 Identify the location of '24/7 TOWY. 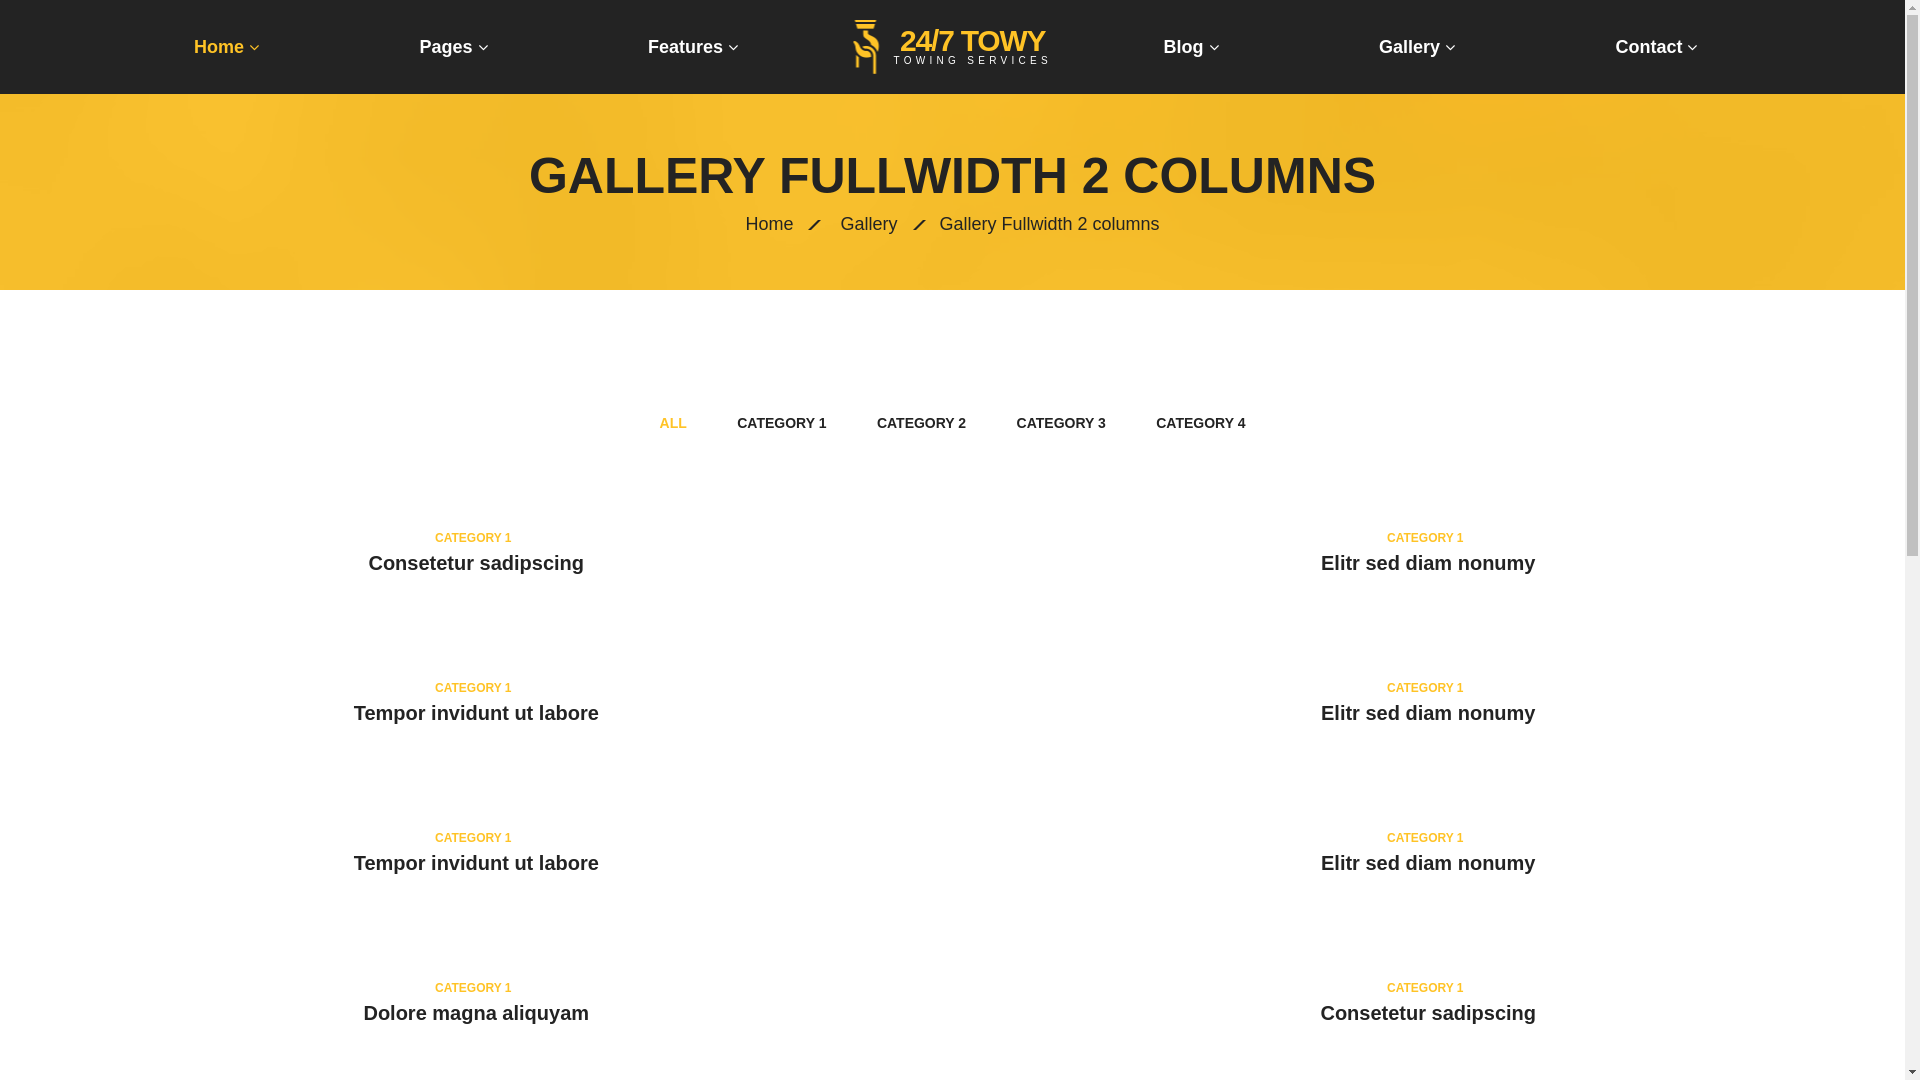
(853, 45).